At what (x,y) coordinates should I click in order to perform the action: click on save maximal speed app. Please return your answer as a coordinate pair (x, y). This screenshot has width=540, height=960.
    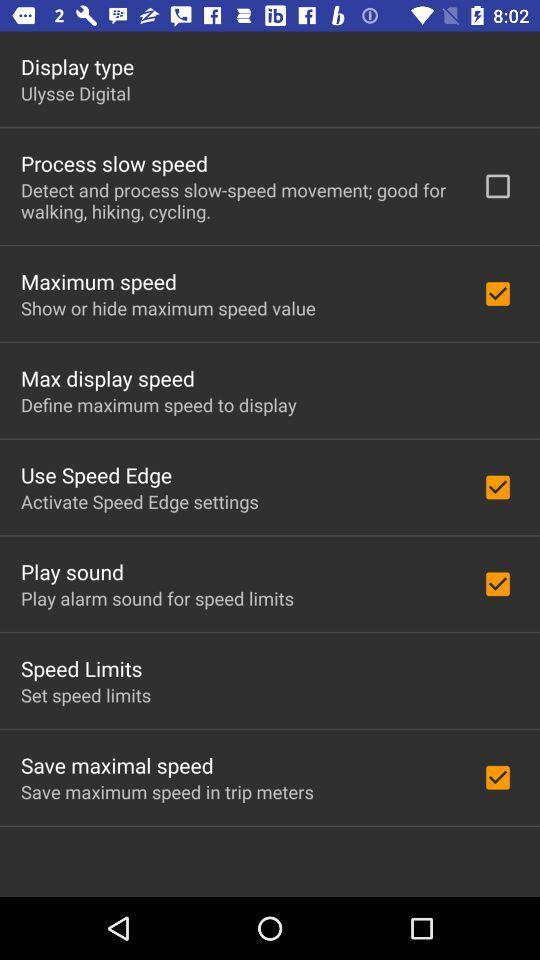
    Looking at the image, I should click on (117, 764).